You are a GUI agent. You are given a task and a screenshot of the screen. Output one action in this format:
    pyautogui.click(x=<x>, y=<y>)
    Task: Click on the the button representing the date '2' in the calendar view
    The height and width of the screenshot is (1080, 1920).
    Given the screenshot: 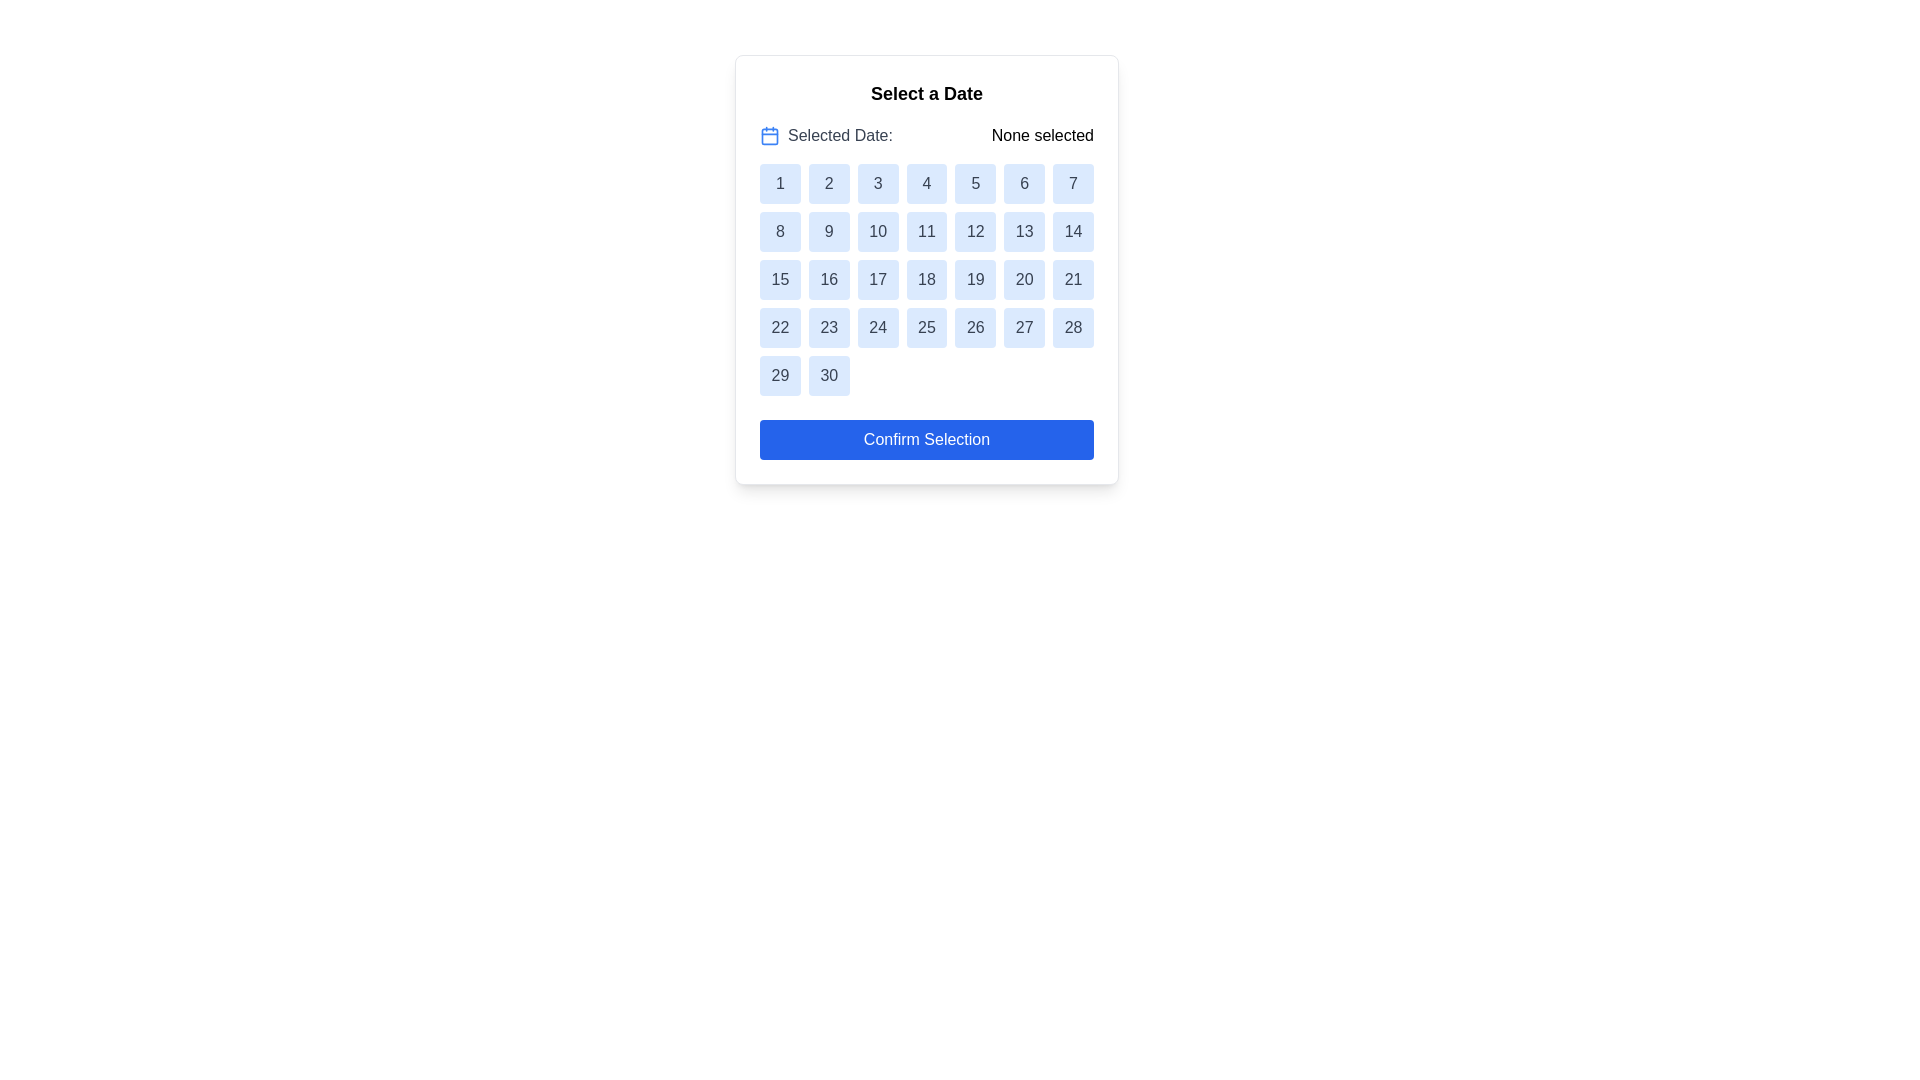 What is the action you would take?
    pyautogui.click(x=829, y=184)
    